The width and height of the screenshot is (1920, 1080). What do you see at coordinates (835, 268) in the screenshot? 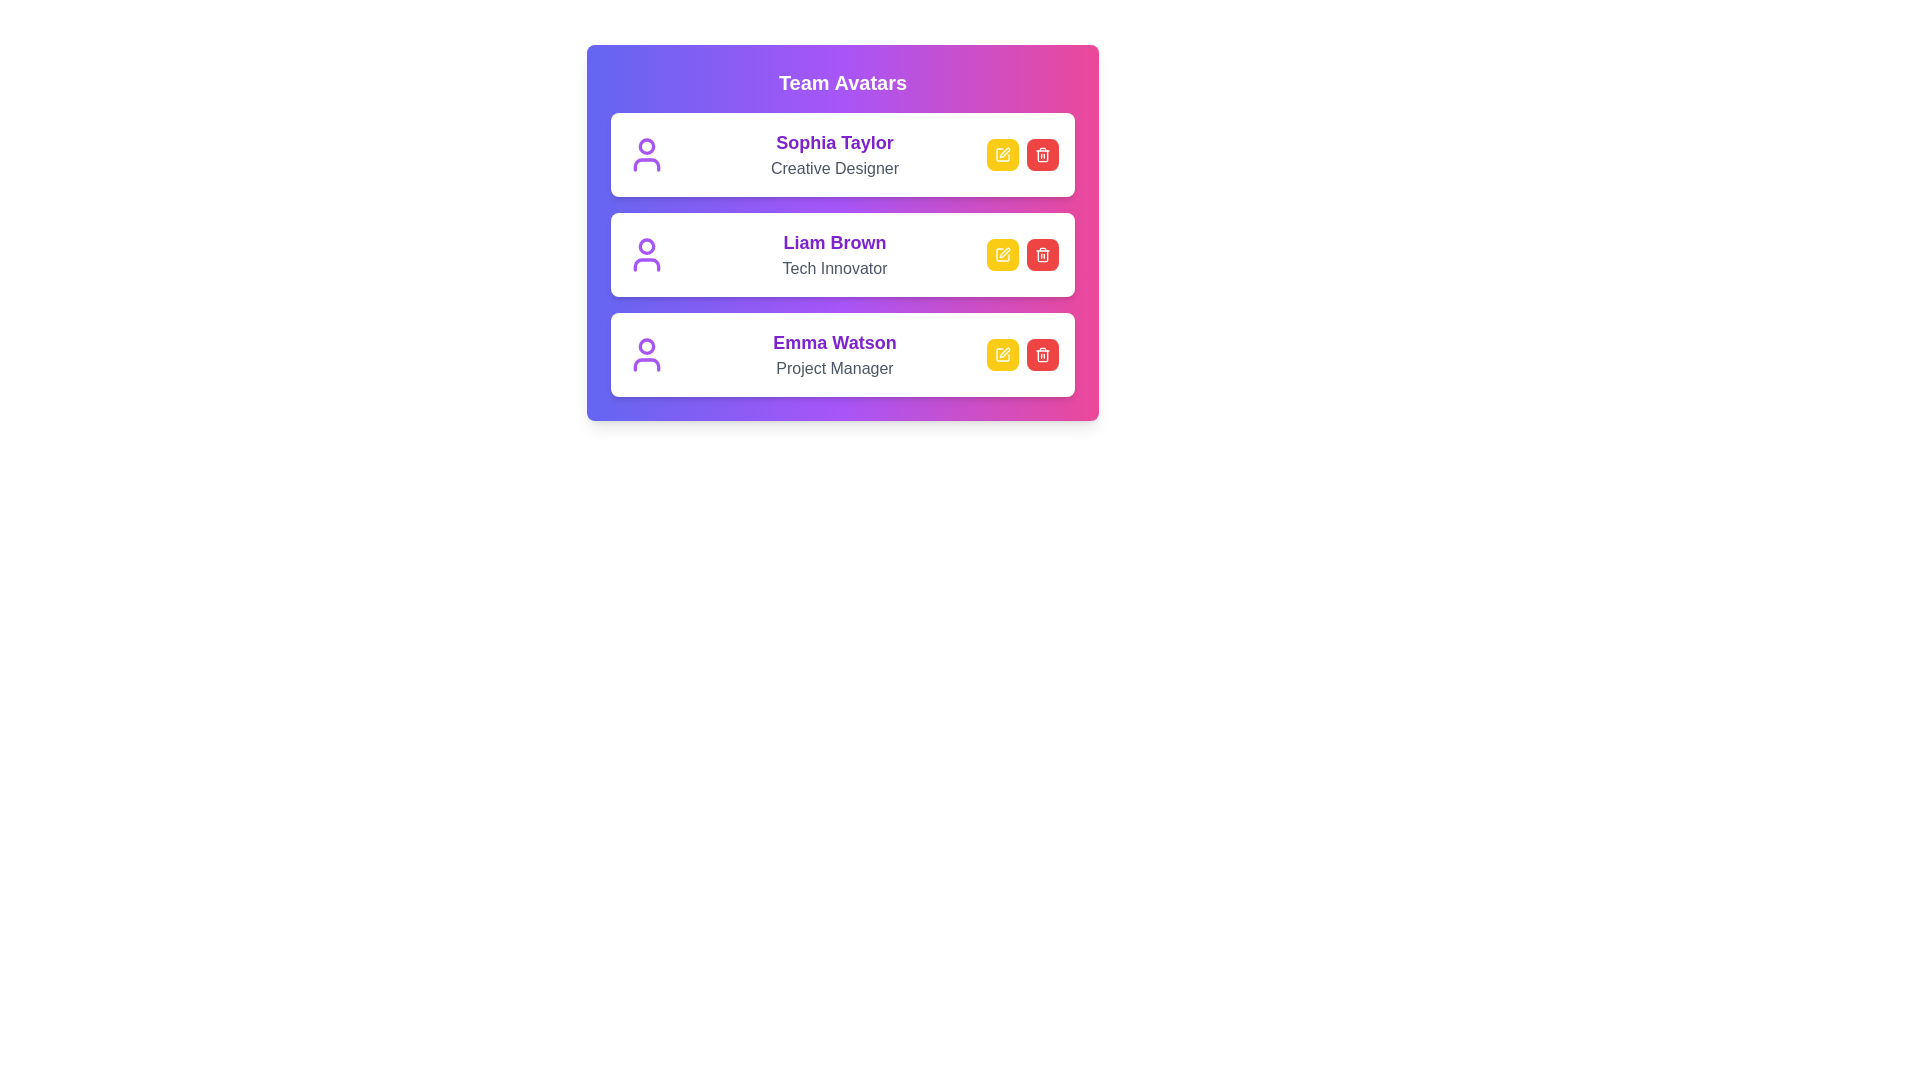
I see `the text label displaying 'Tech Innovator' which is positioned below 'Liam Brown' in the team member list` at bounding box center [835, 268].